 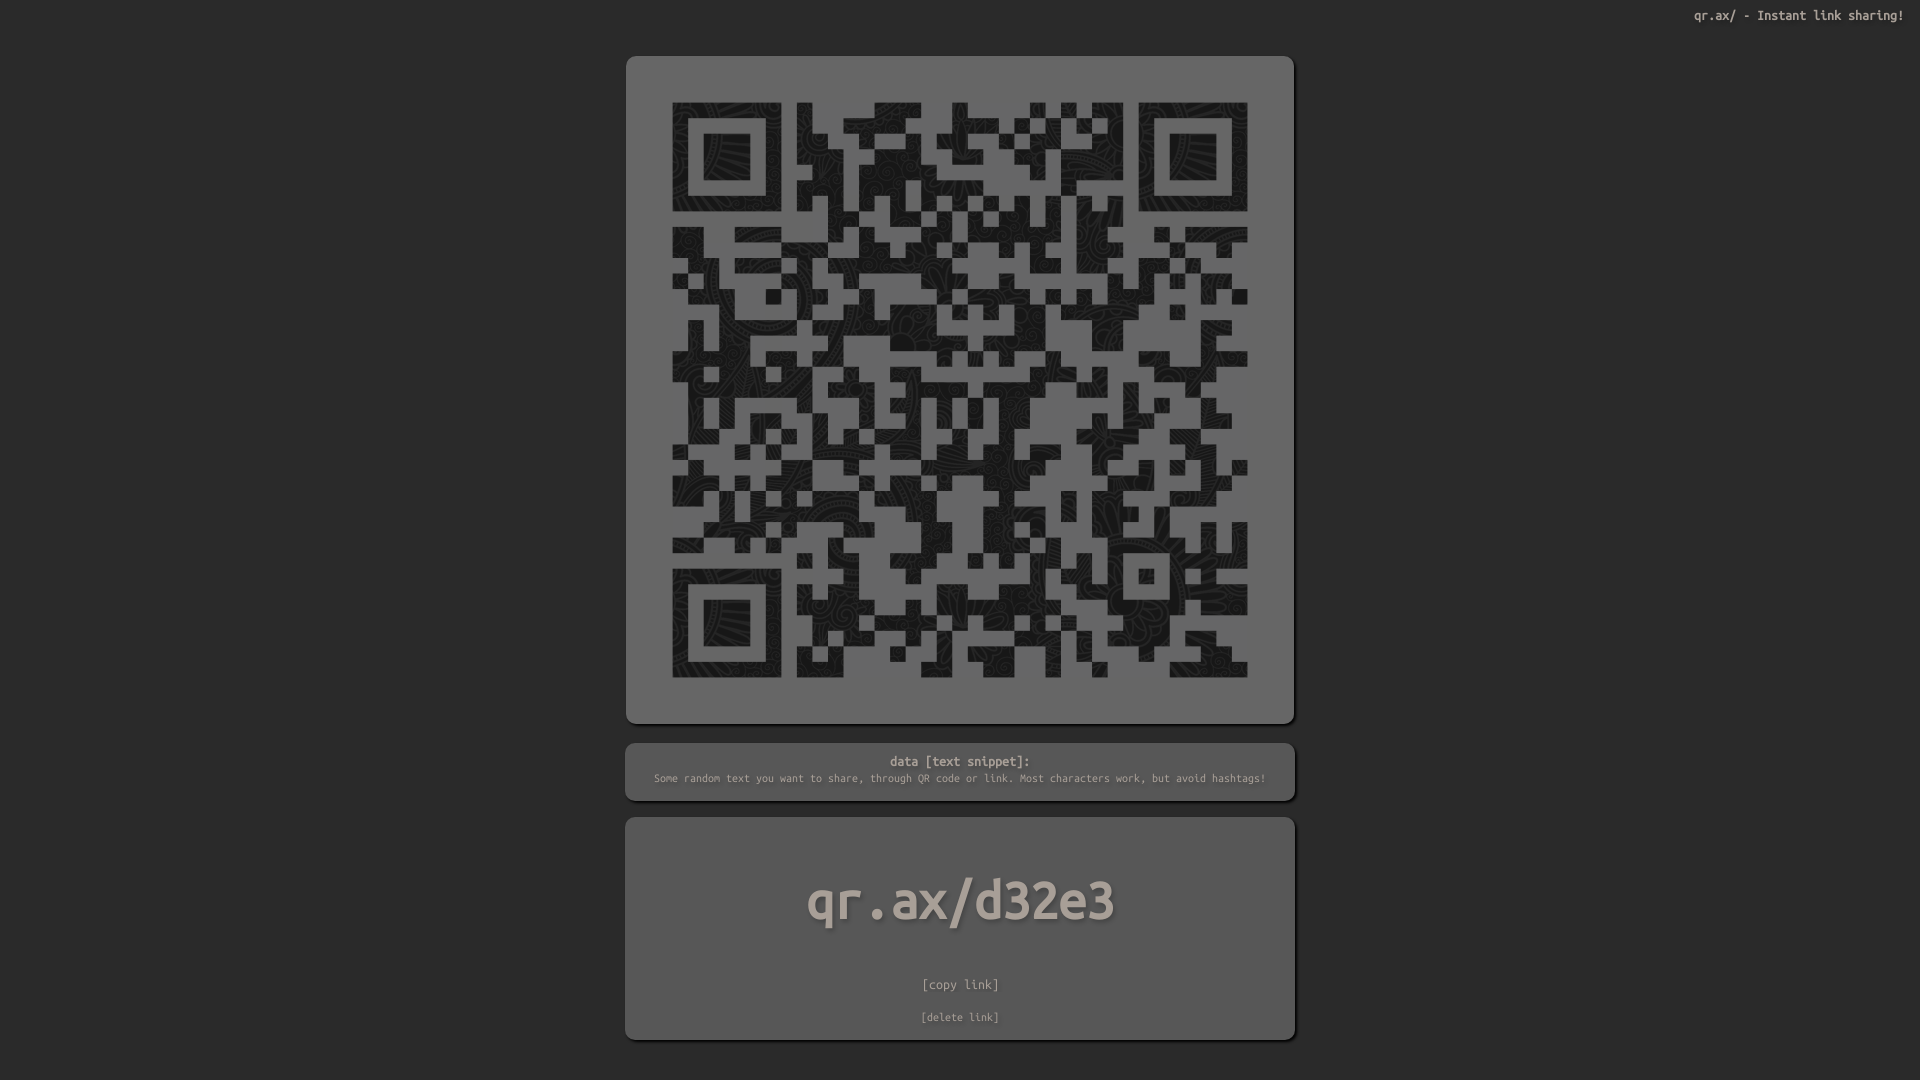 I want to click on '[delete link]', so click(x=920, y=1017).